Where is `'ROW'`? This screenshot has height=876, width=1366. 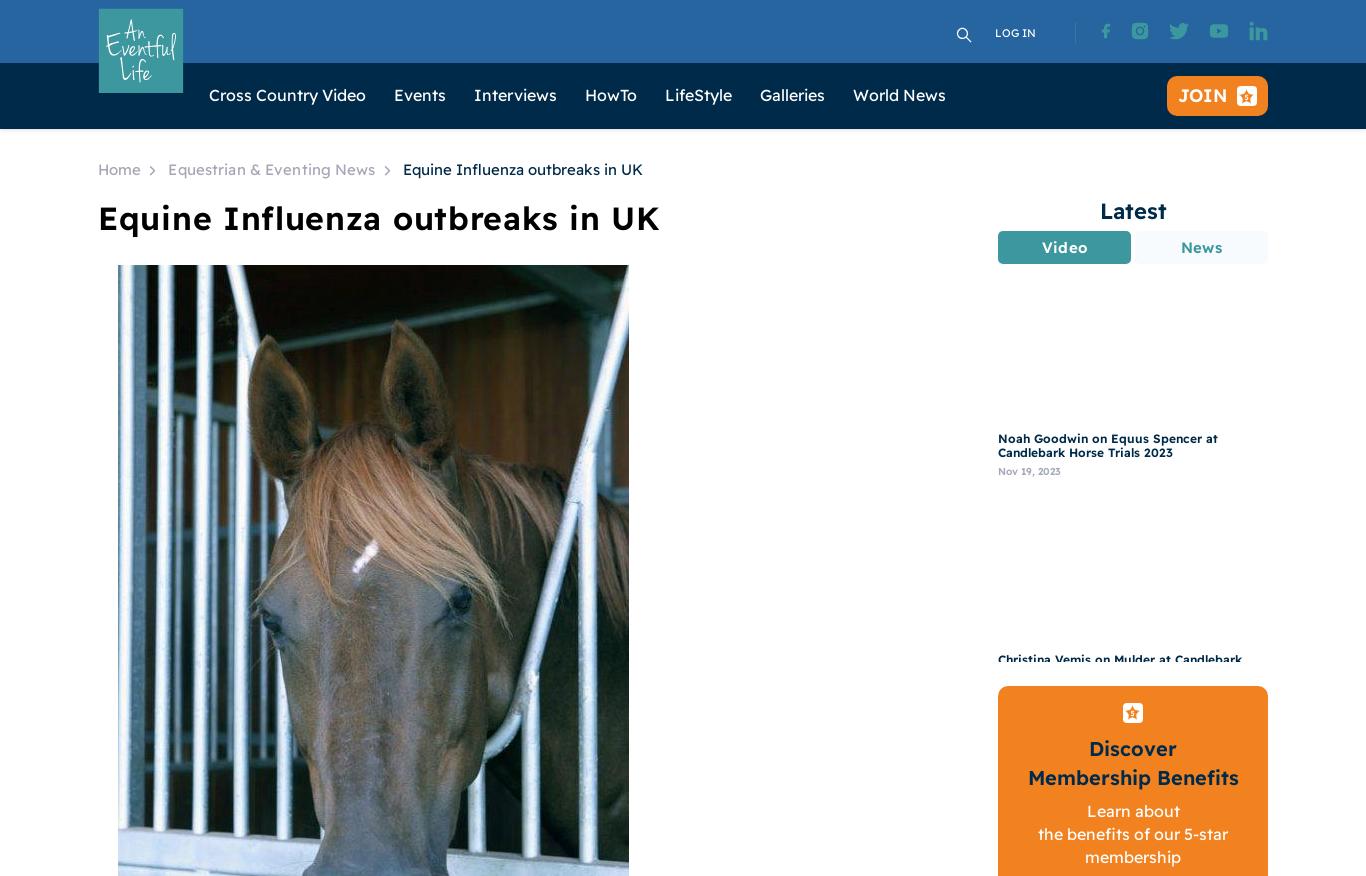
'ROW' is located at coordinates (605, 298).